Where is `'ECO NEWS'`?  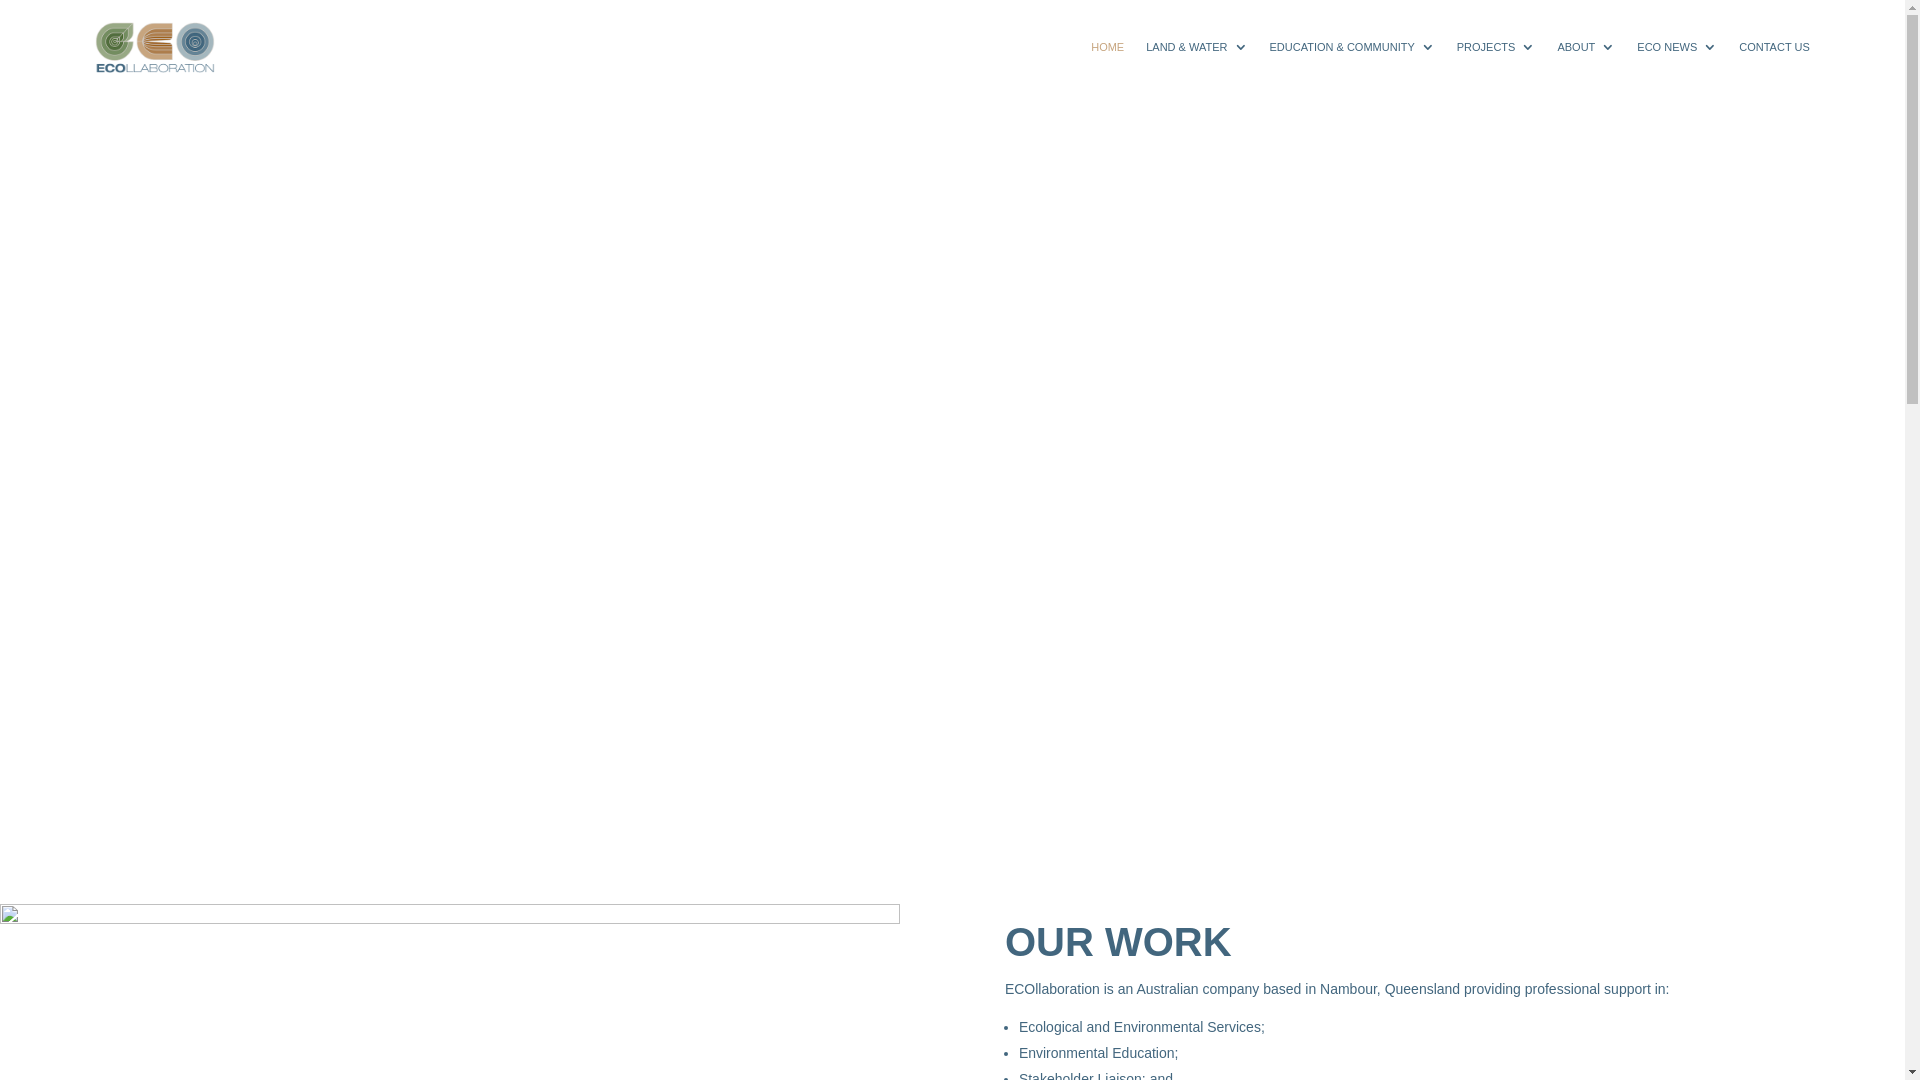 'ECO NEWS' is located at coordinates (1676, 46).